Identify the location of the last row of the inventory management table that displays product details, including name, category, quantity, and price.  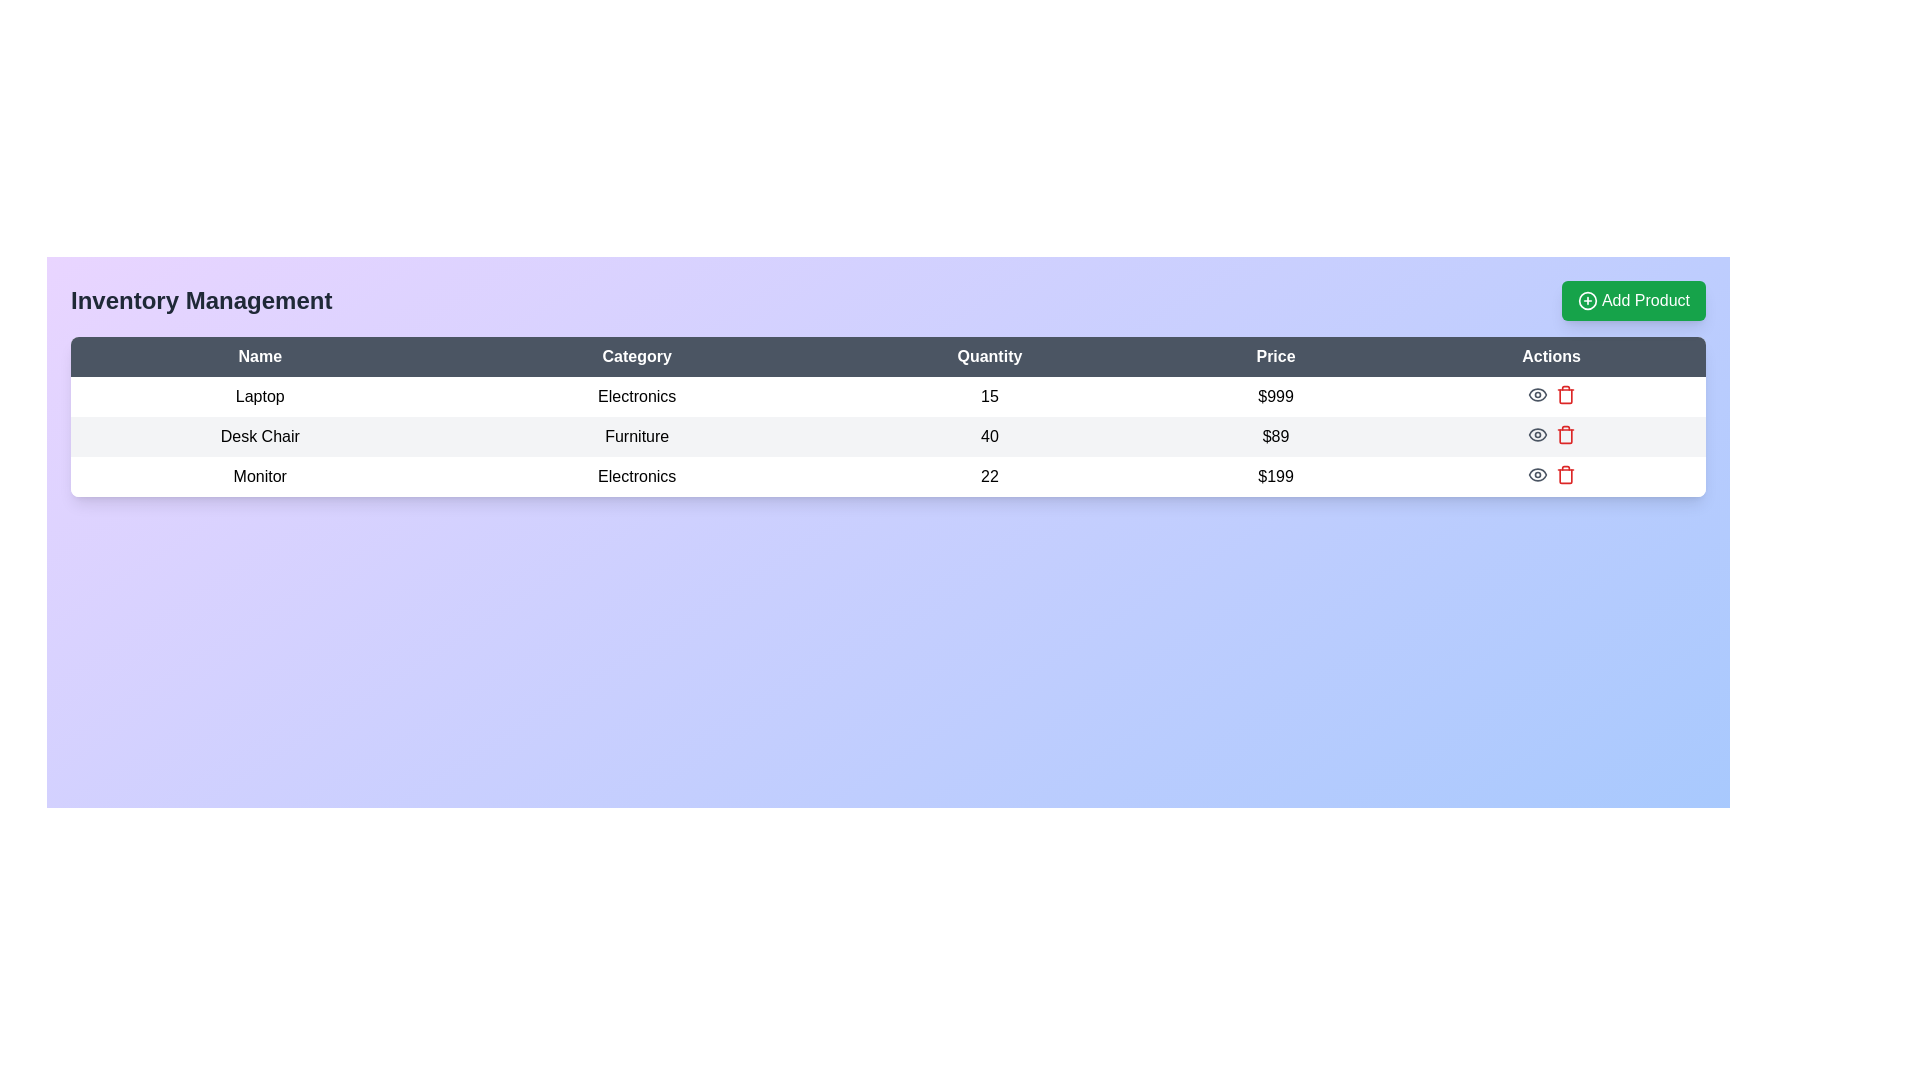
(887, 477).